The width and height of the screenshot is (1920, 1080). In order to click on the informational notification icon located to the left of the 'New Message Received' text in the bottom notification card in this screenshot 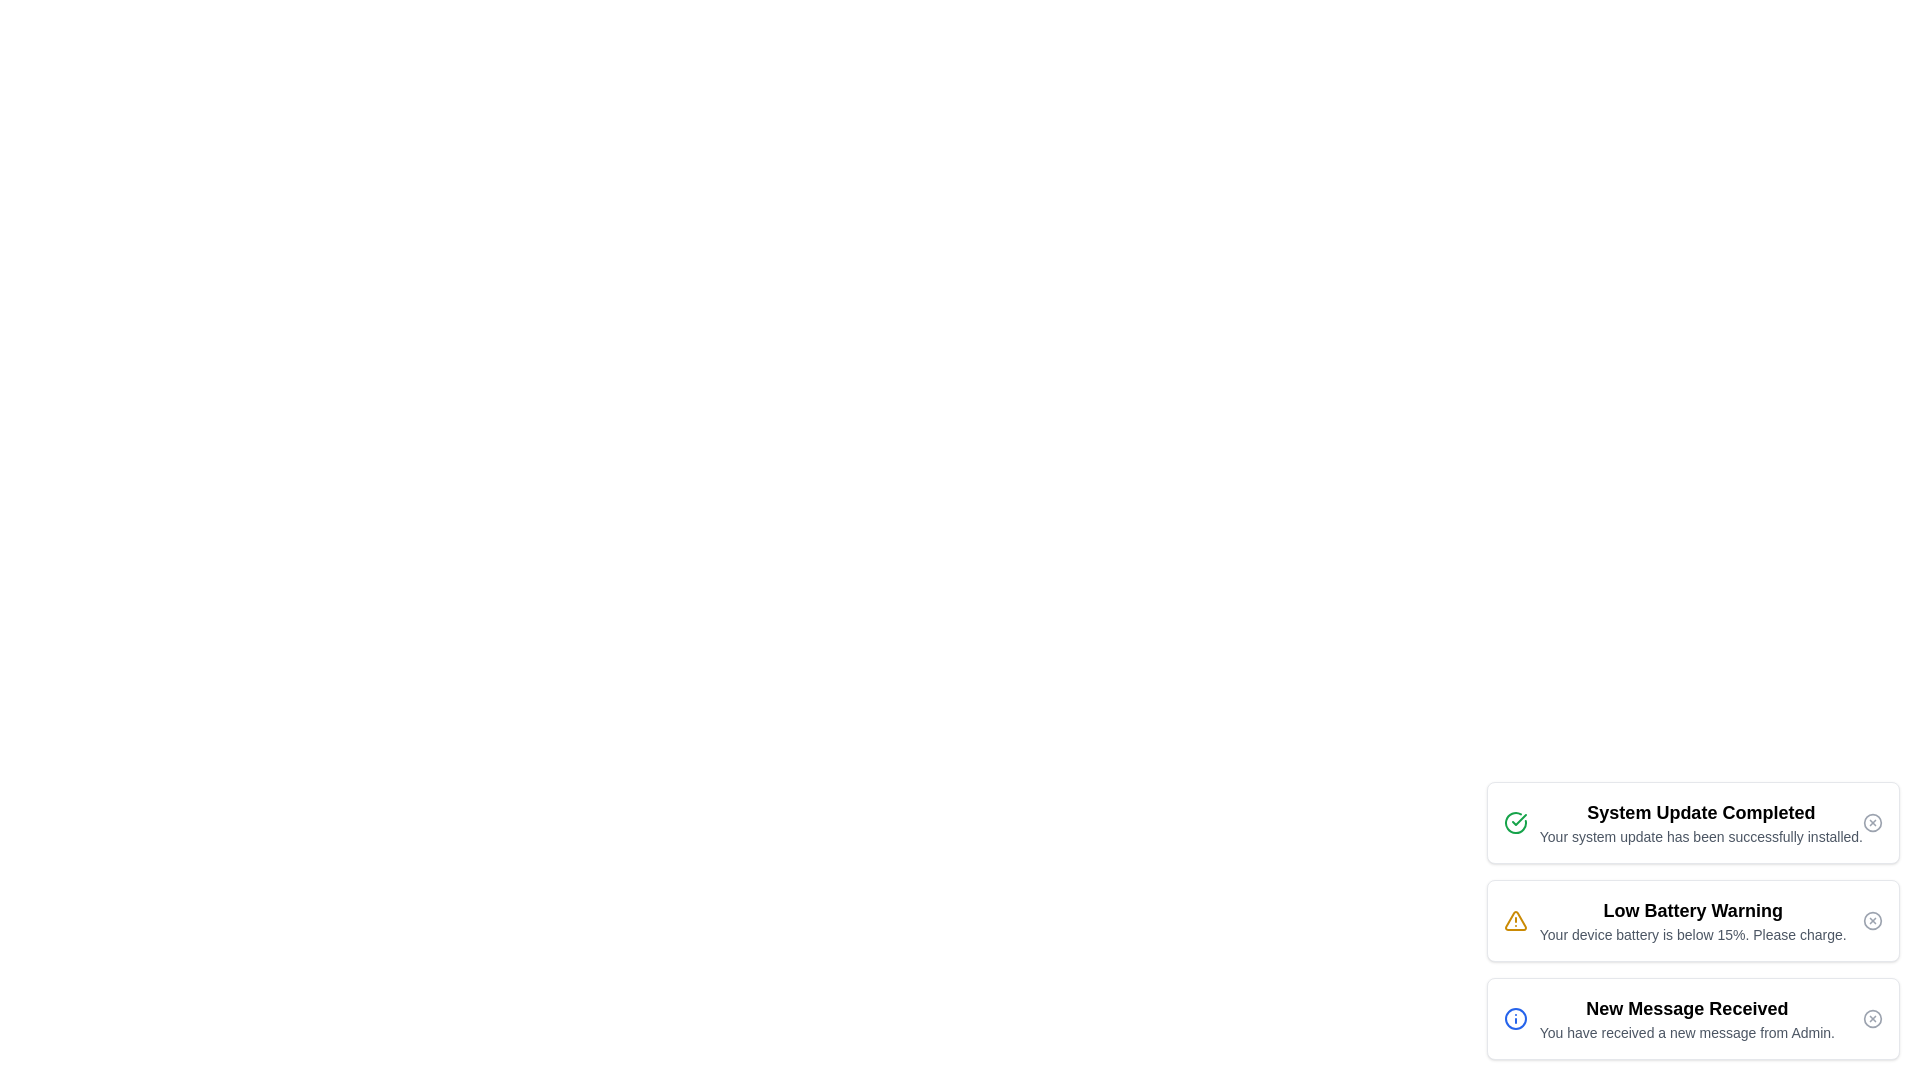, I will do `click(1515, 1018)`.